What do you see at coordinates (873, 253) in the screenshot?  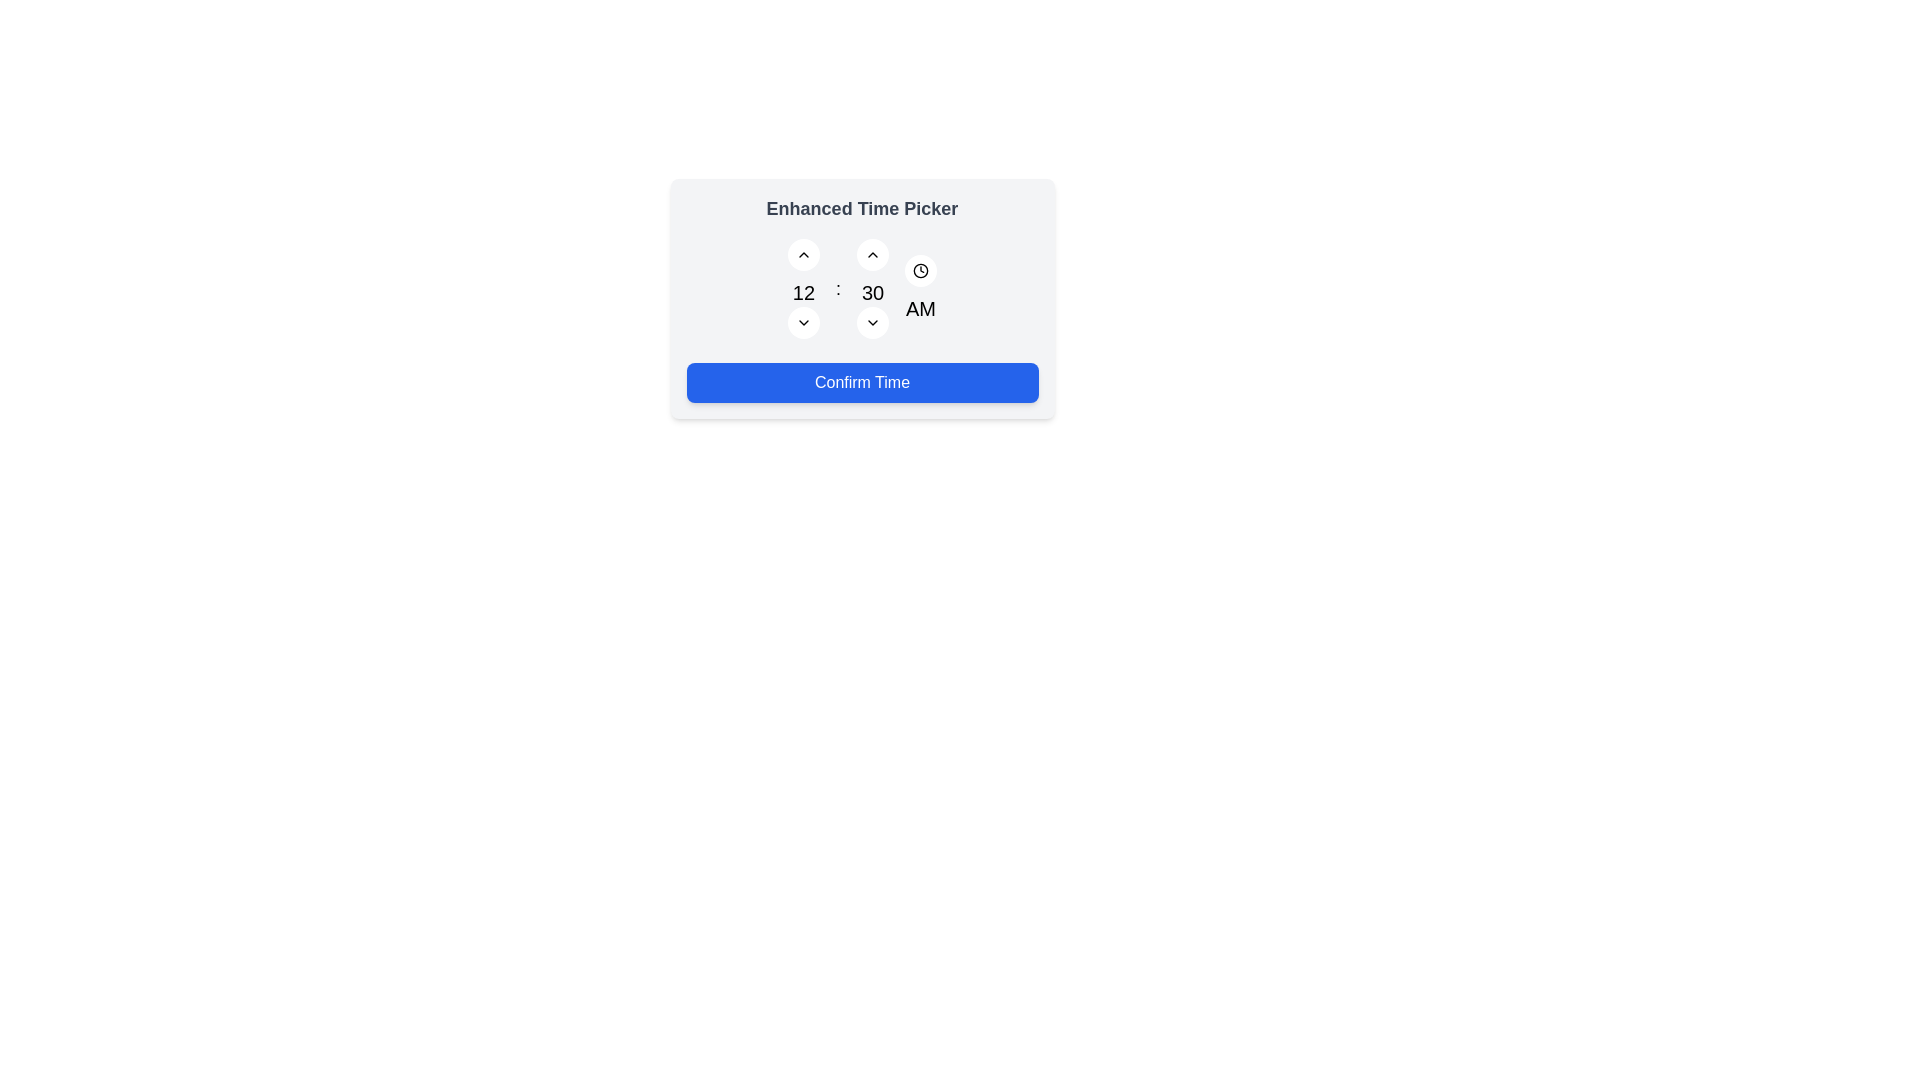 I see `the first button in a vertical stack that increases the numeric value by one to observe the background color change` at bounding box center [873, 253].